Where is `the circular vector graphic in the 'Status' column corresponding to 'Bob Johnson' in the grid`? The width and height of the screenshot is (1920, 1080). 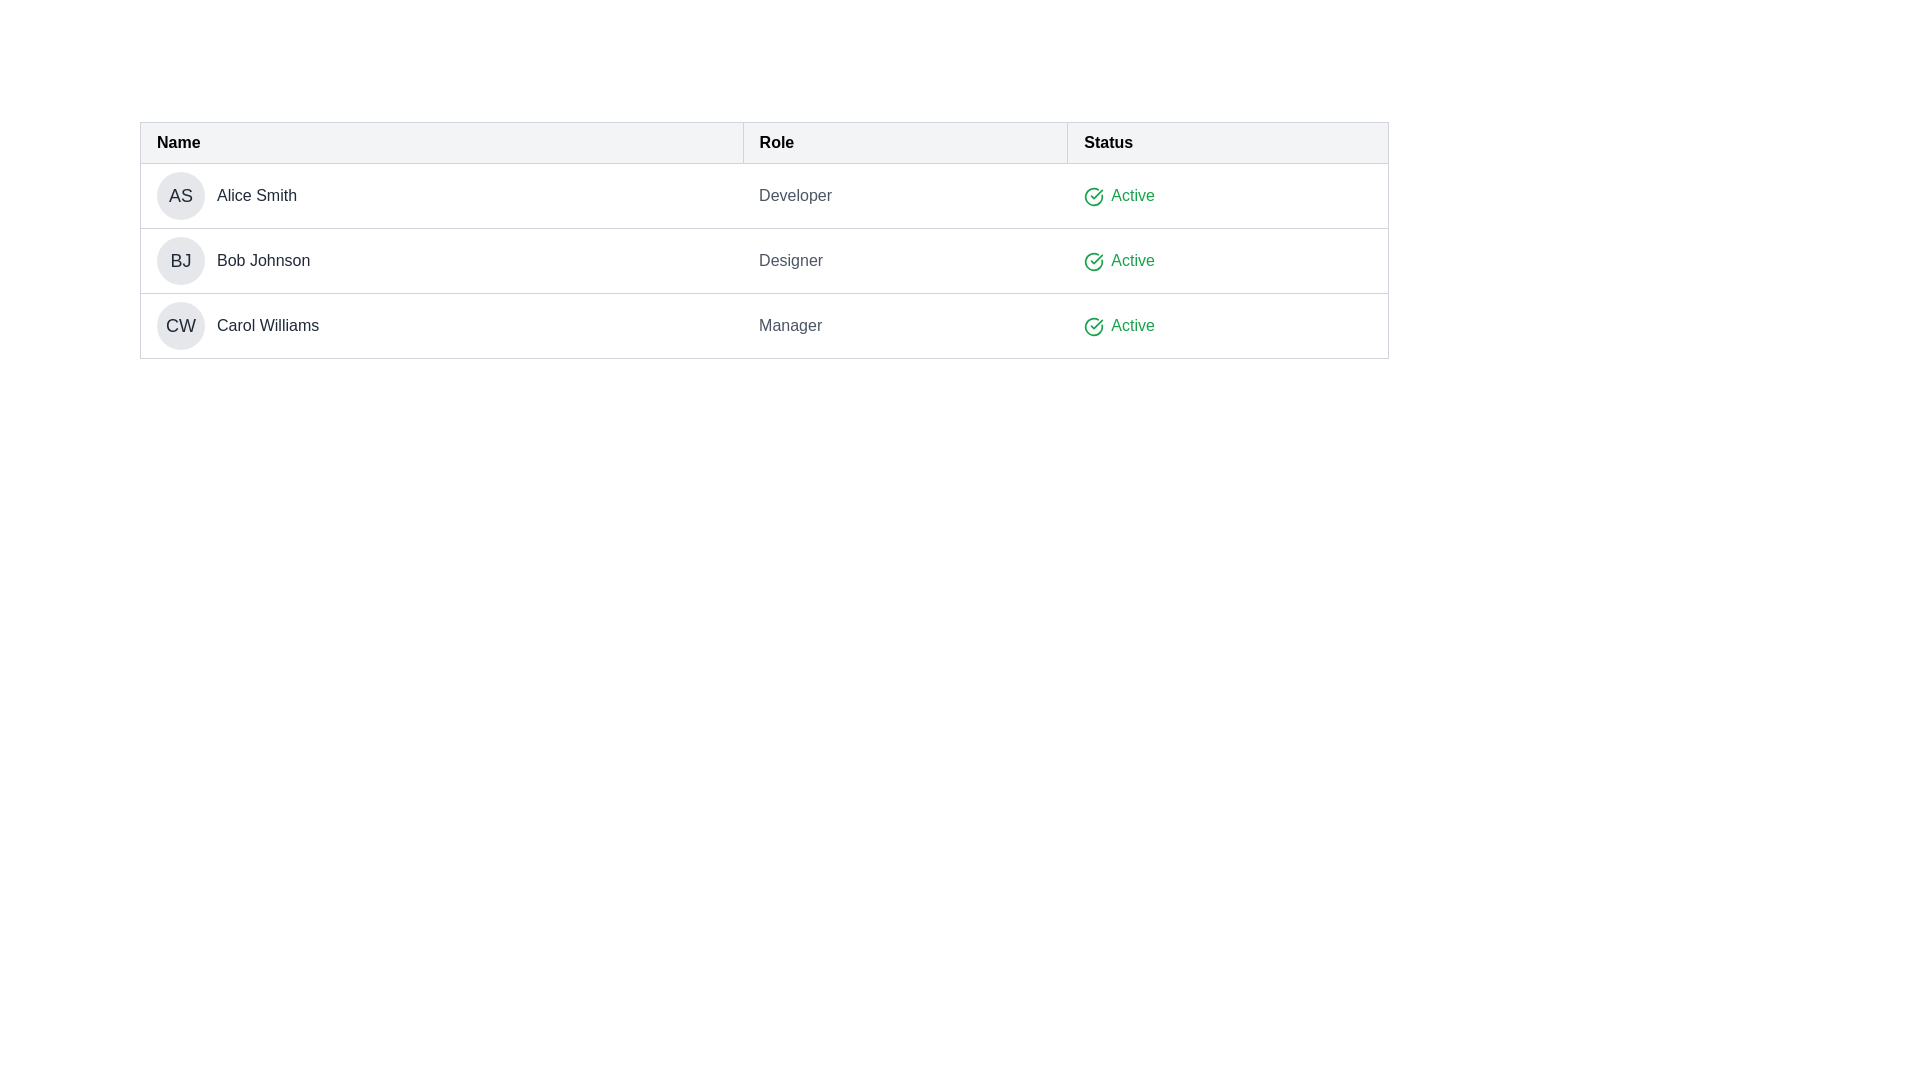 the circular vector graphic in the 'Status' column corresponding to 'Bob Johnson' in the grid is located at coordinates (1092, 260).